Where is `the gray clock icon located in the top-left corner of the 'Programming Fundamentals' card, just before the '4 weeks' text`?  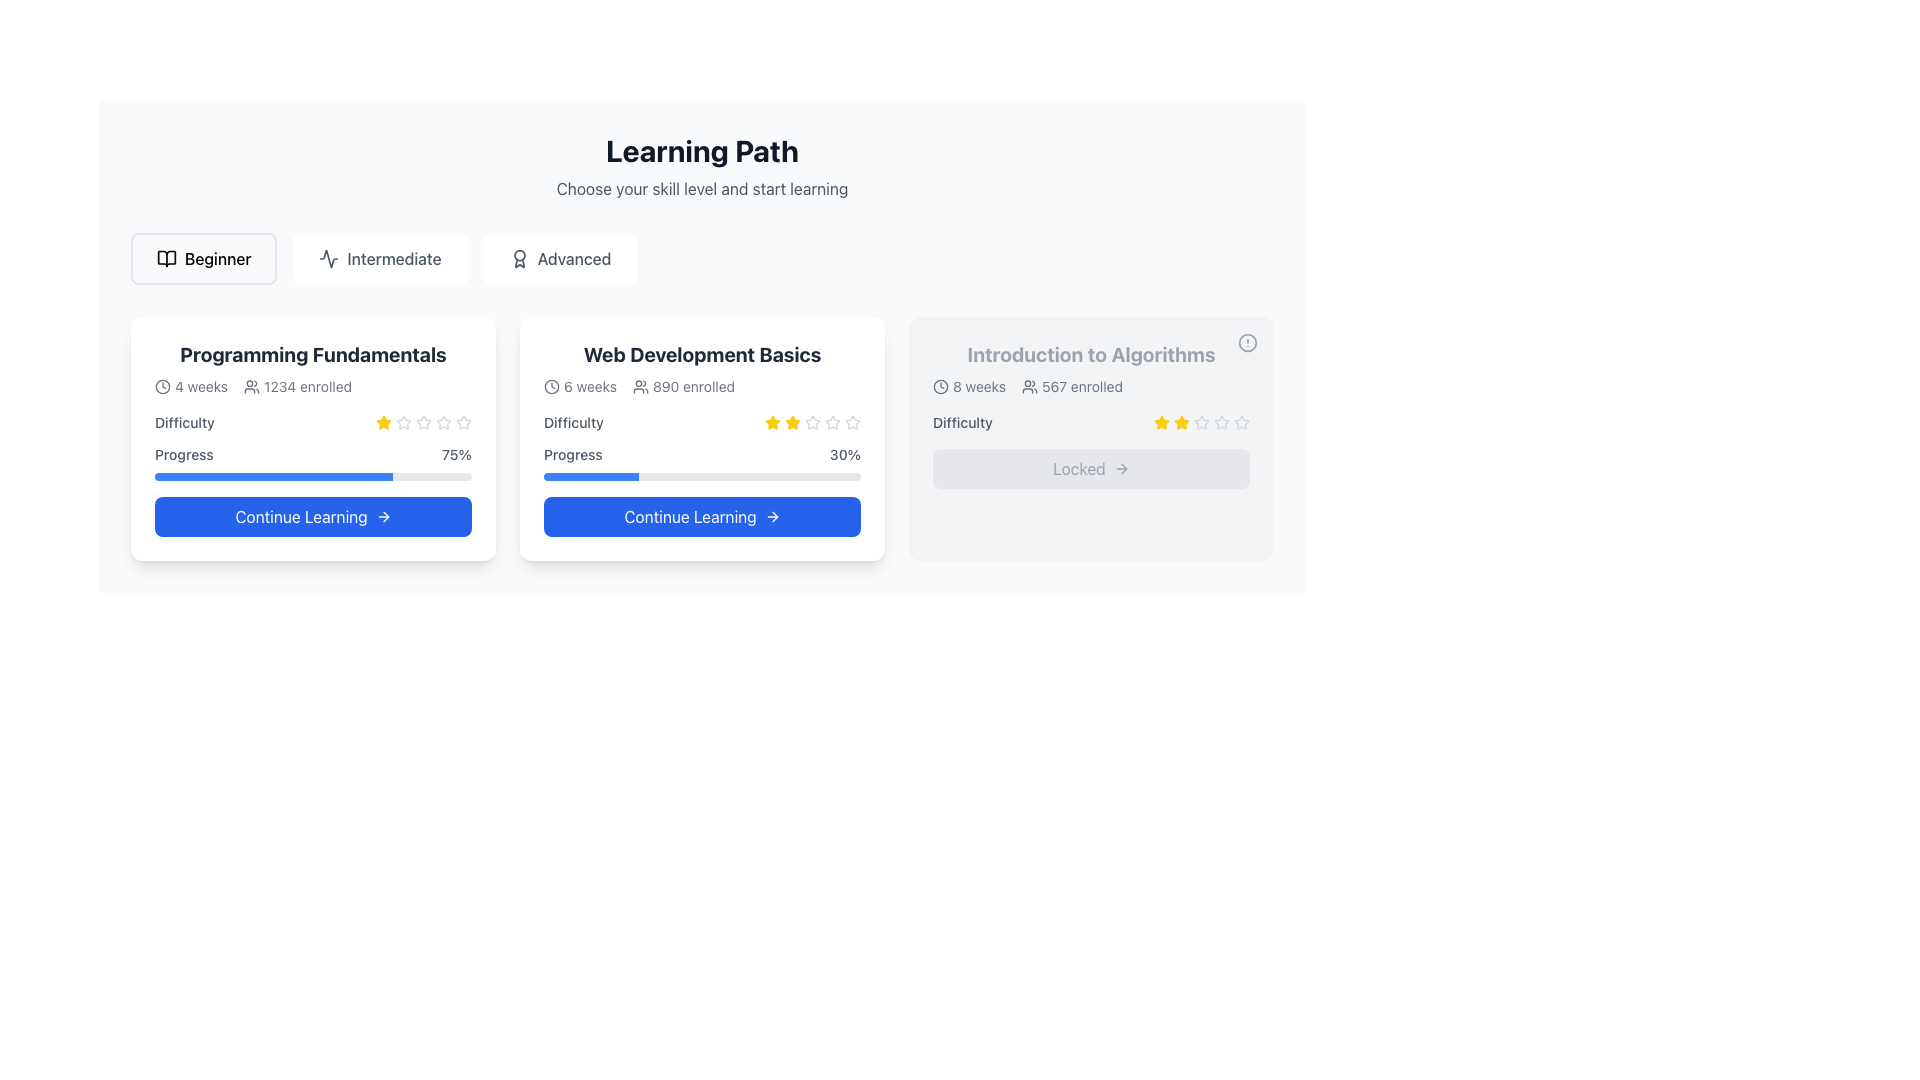
the gray clock icon located in the top-left corner of the 'Programming Fundamentals' card, just before the '4 weeks' text is located at coordinates (163, 386).